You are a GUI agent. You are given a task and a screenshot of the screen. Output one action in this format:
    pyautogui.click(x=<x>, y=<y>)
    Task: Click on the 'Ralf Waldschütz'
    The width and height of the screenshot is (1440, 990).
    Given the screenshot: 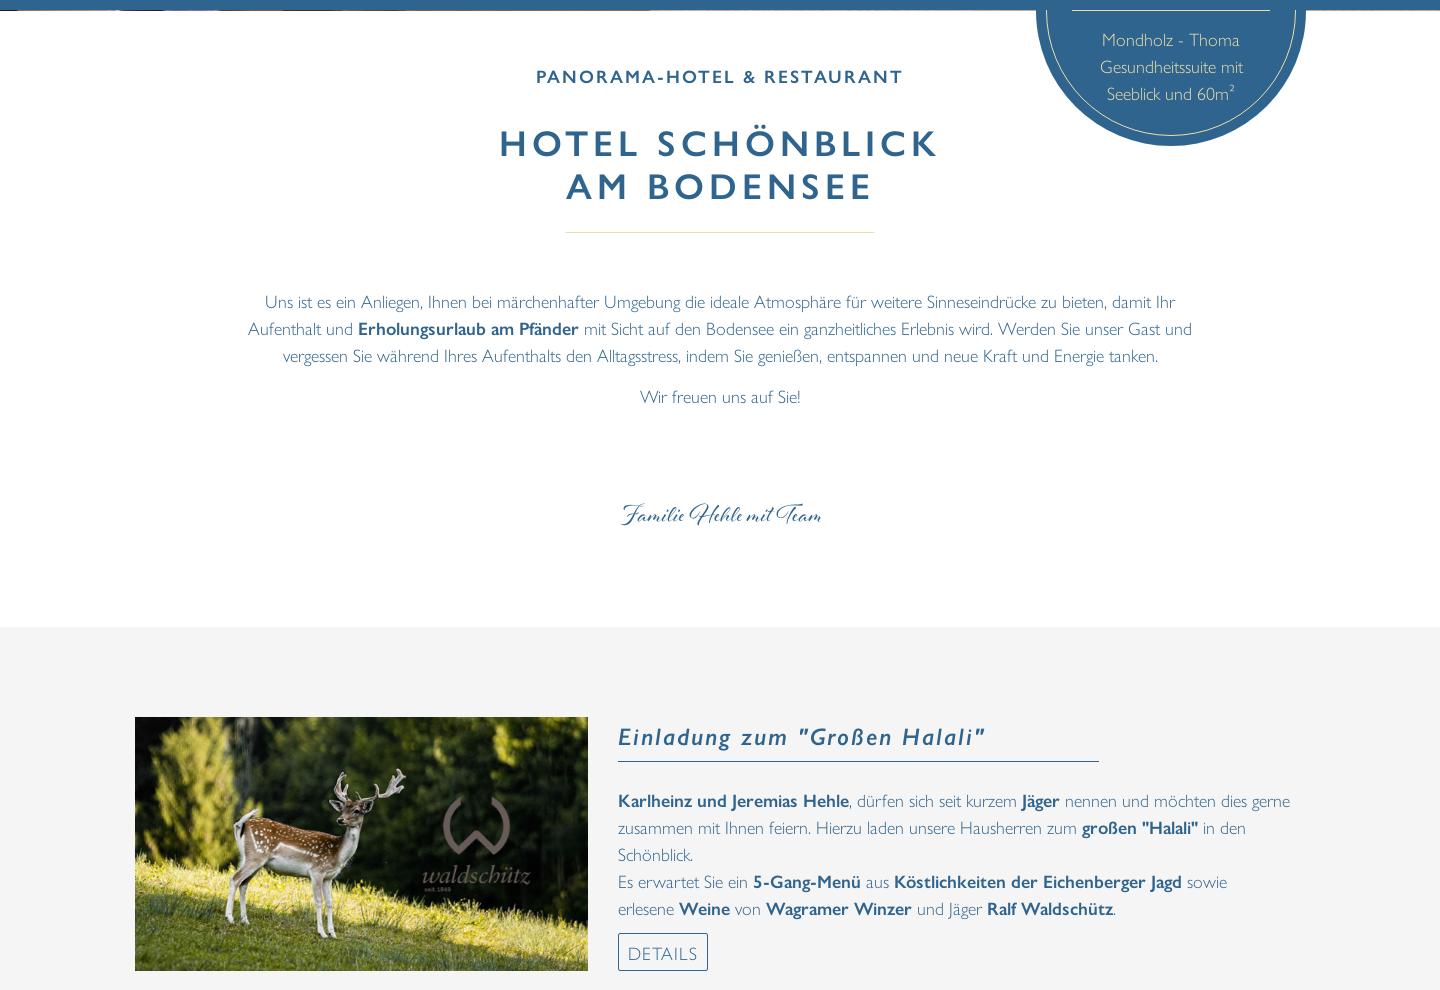 What is the action you would take?
    pyautogui.click(x=1050, y=905)
    